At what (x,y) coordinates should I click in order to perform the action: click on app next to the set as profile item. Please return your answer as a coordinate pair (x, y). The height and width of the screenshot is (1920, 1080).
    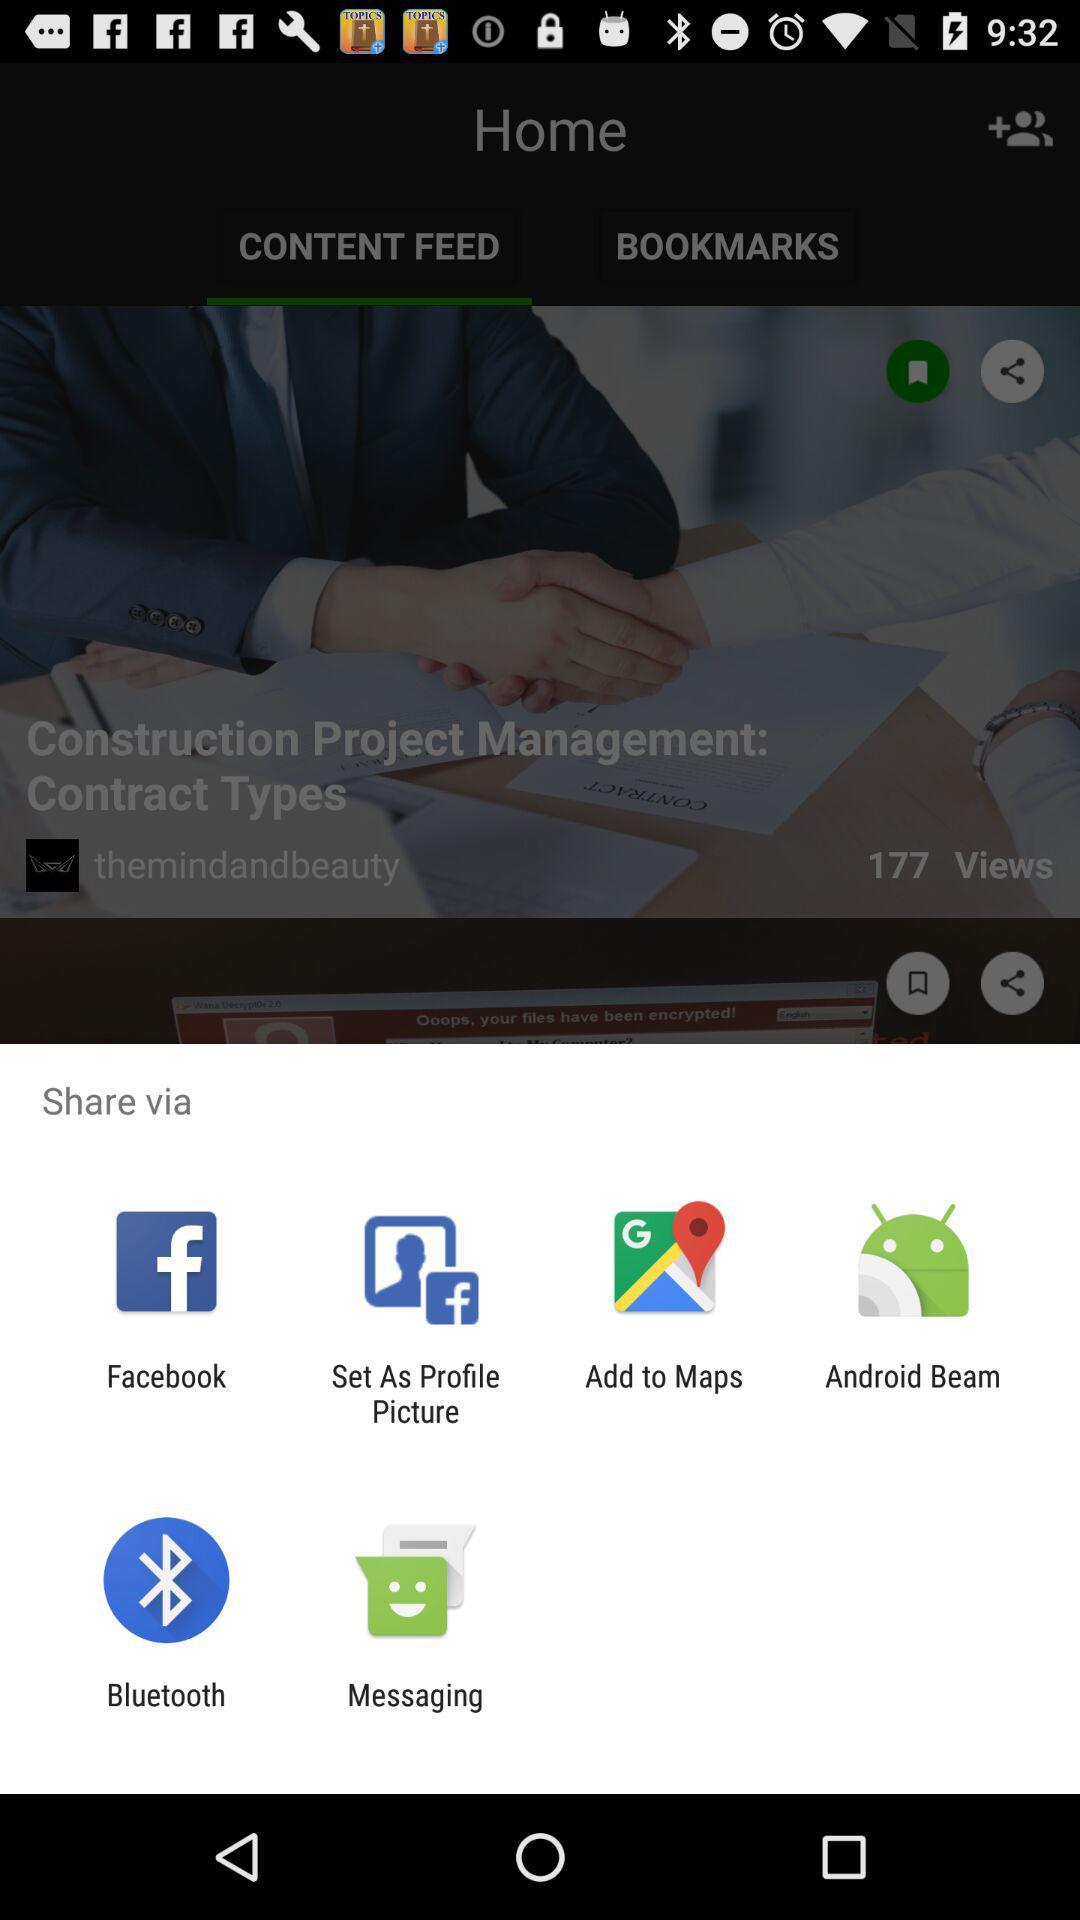
    Looking at the image, I should click on (165, 1392).